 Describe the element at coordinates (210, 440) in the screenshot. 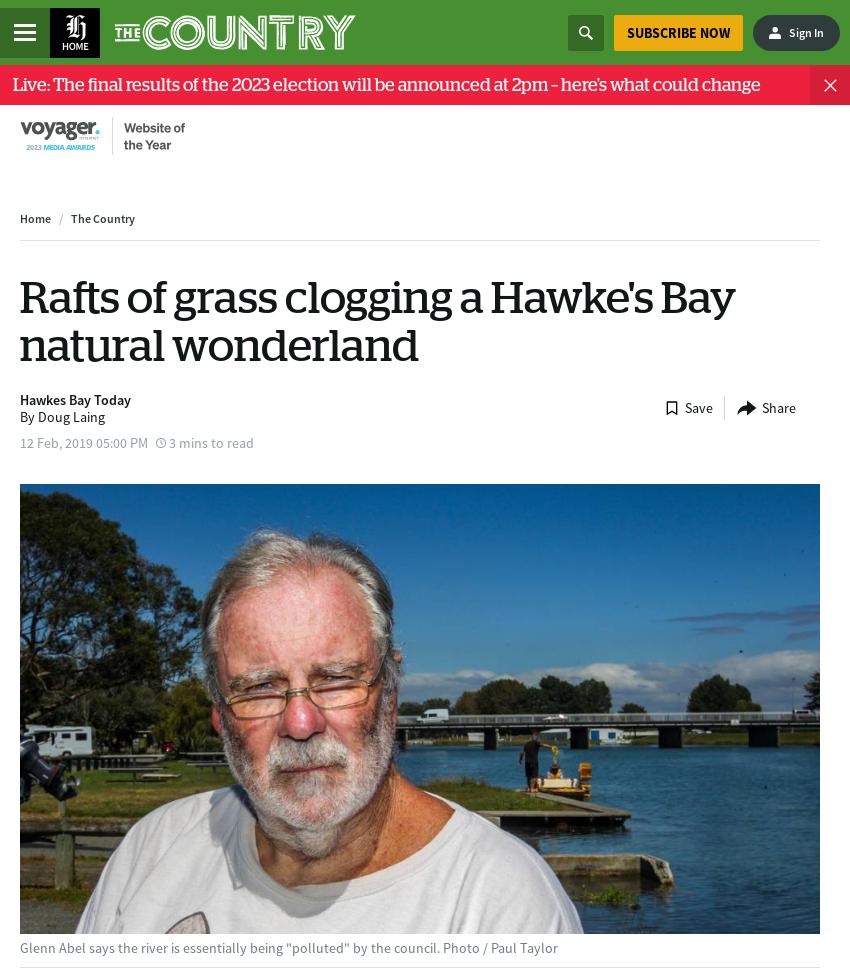

I see `'3 mins to read'` at that location.